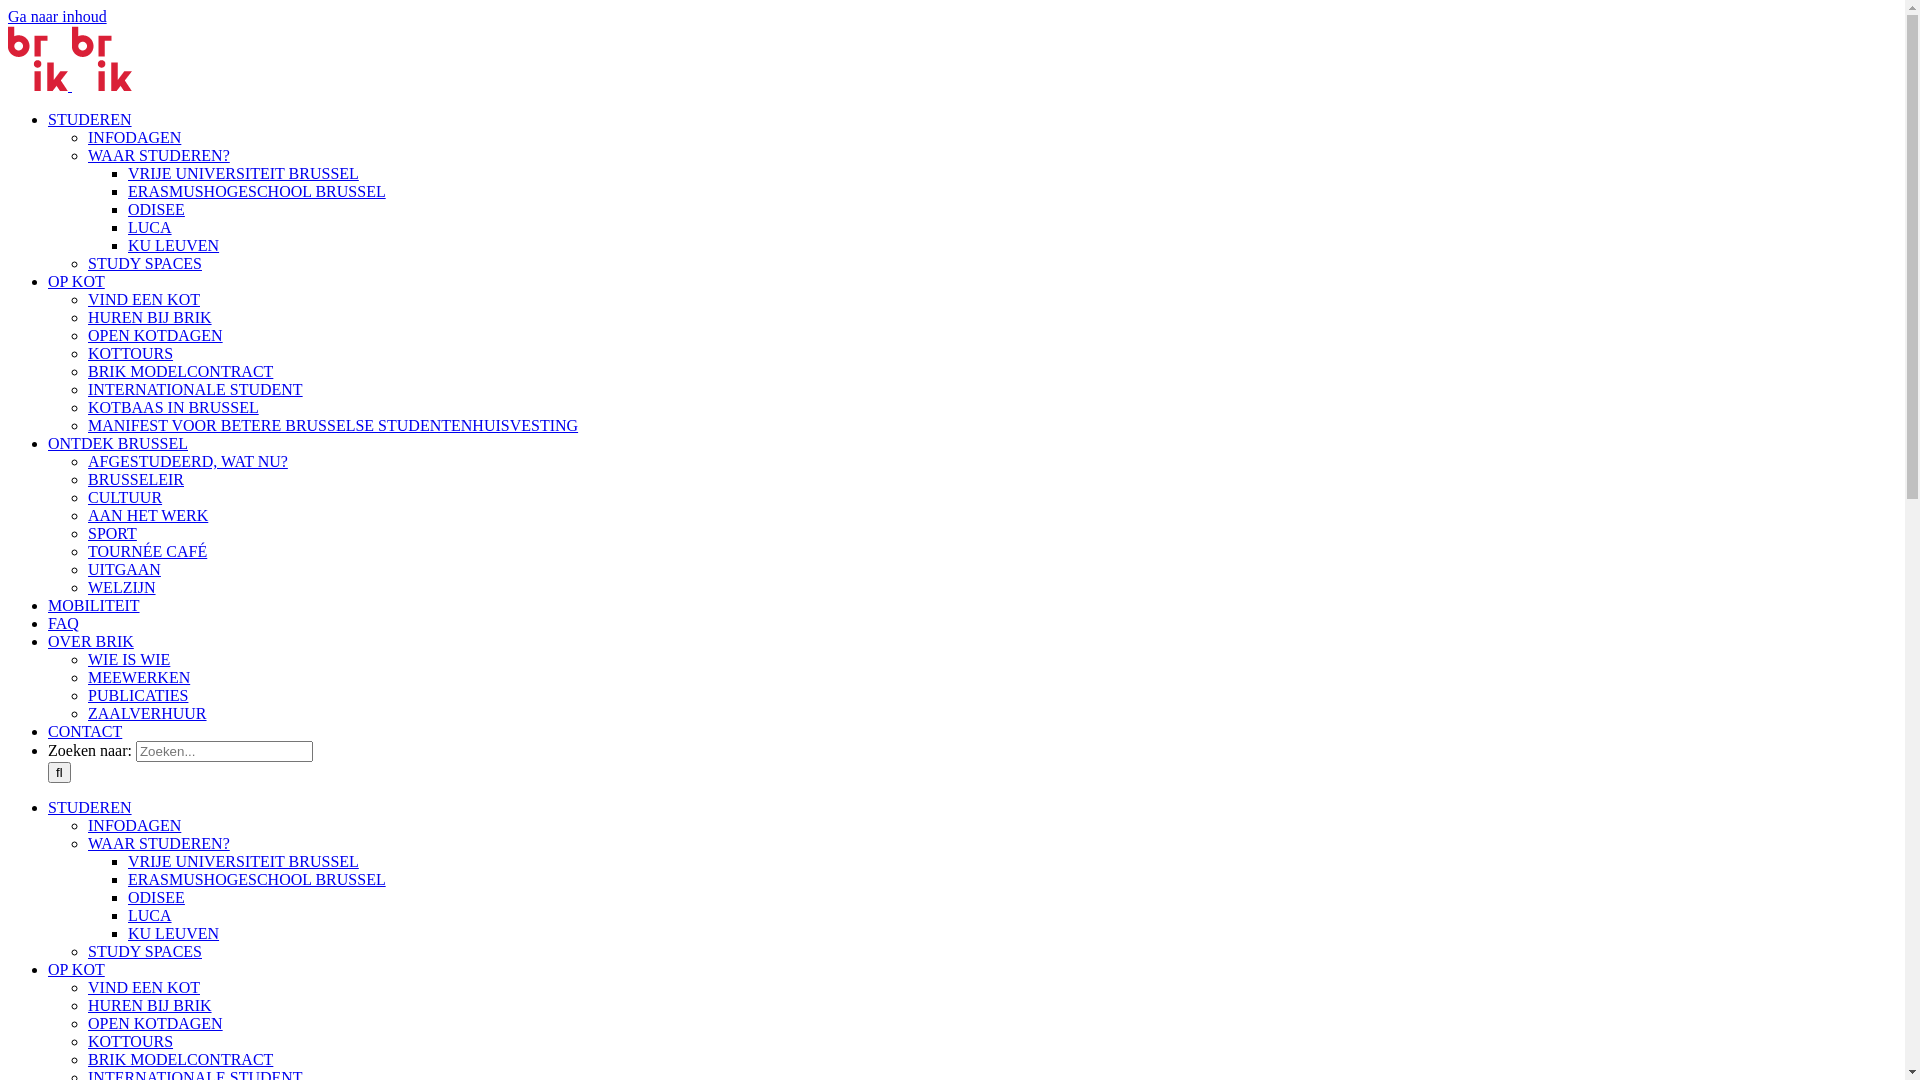  What do you see at coordinates (154, 334) in the screenshot?
I see `'OPEN KOTDAGEN'` at bounding box center [154, 334].